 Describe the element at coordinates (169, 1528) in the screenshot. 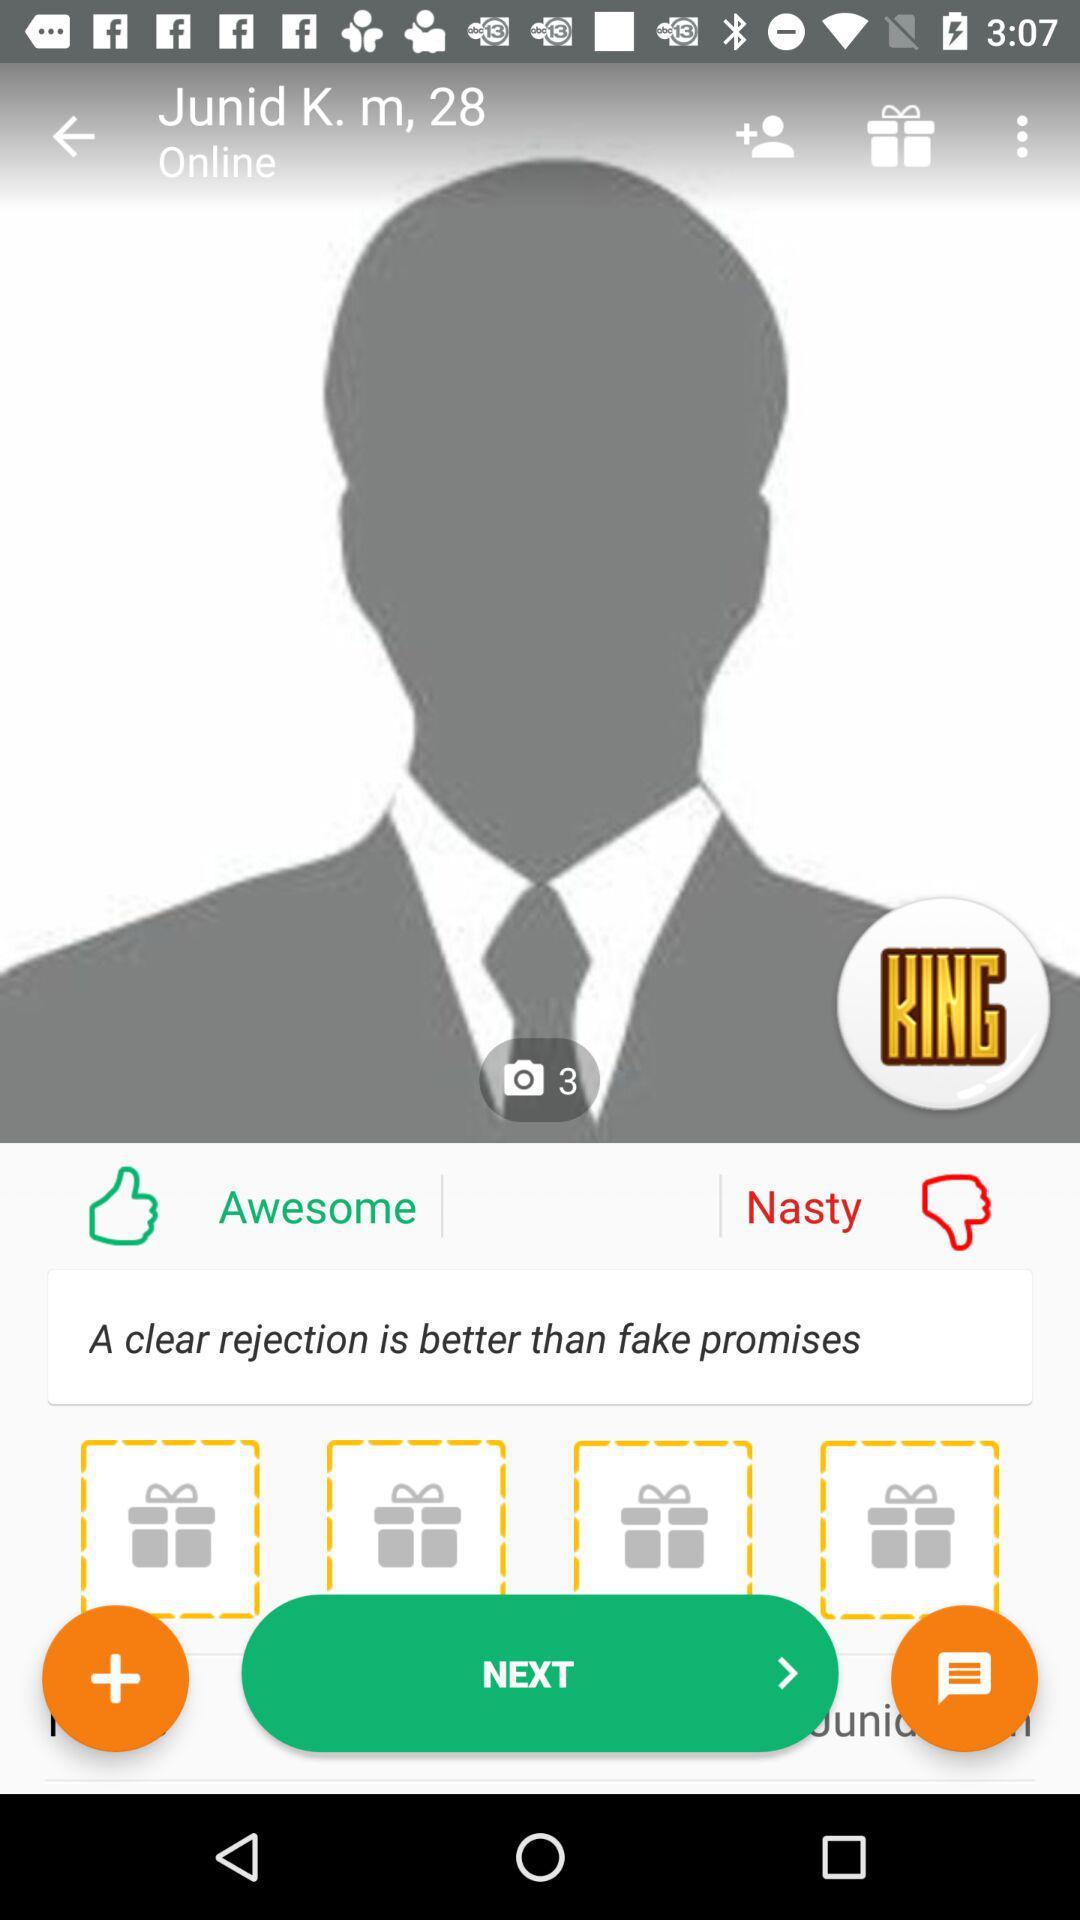

I see `icon below a clear rejection icon` at that location.